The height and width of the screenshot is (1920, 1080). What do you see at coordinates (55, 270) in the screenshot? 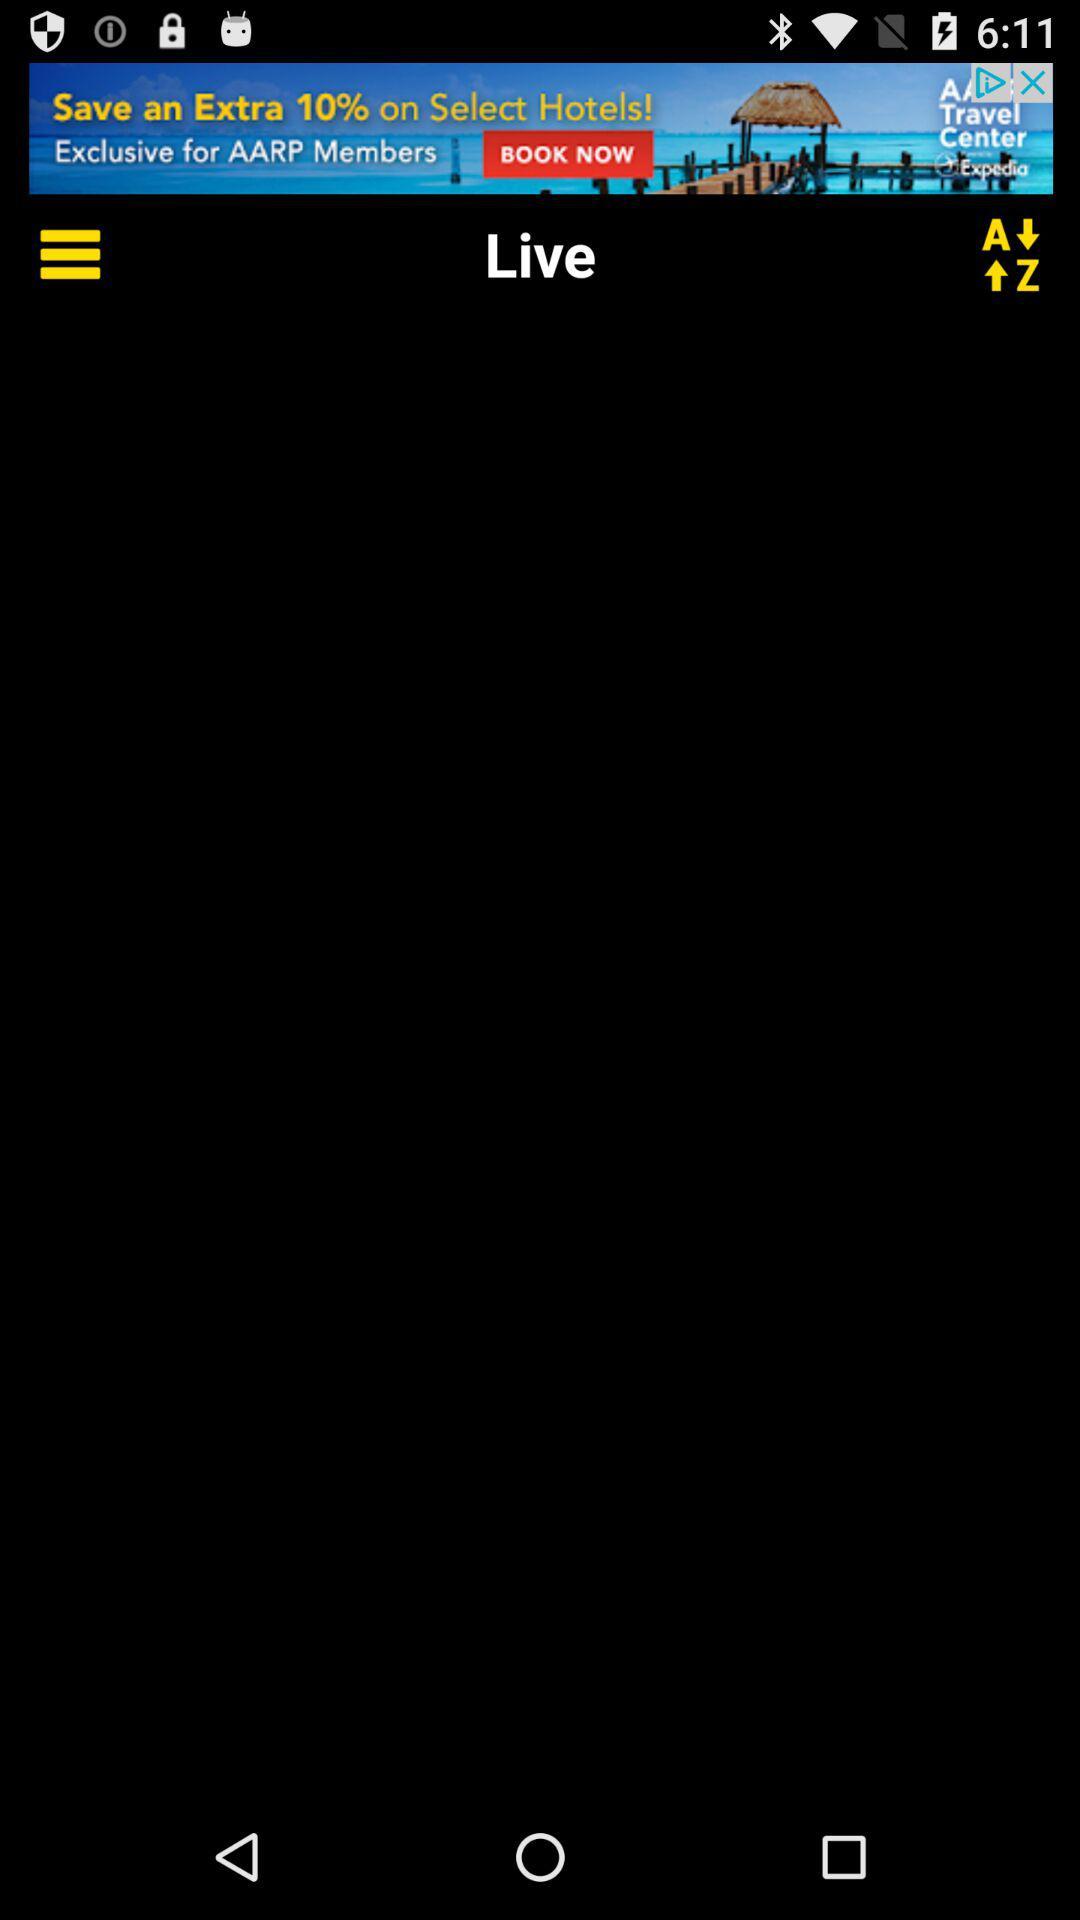
I see `the menu icon` at bounding box center [55, 270].